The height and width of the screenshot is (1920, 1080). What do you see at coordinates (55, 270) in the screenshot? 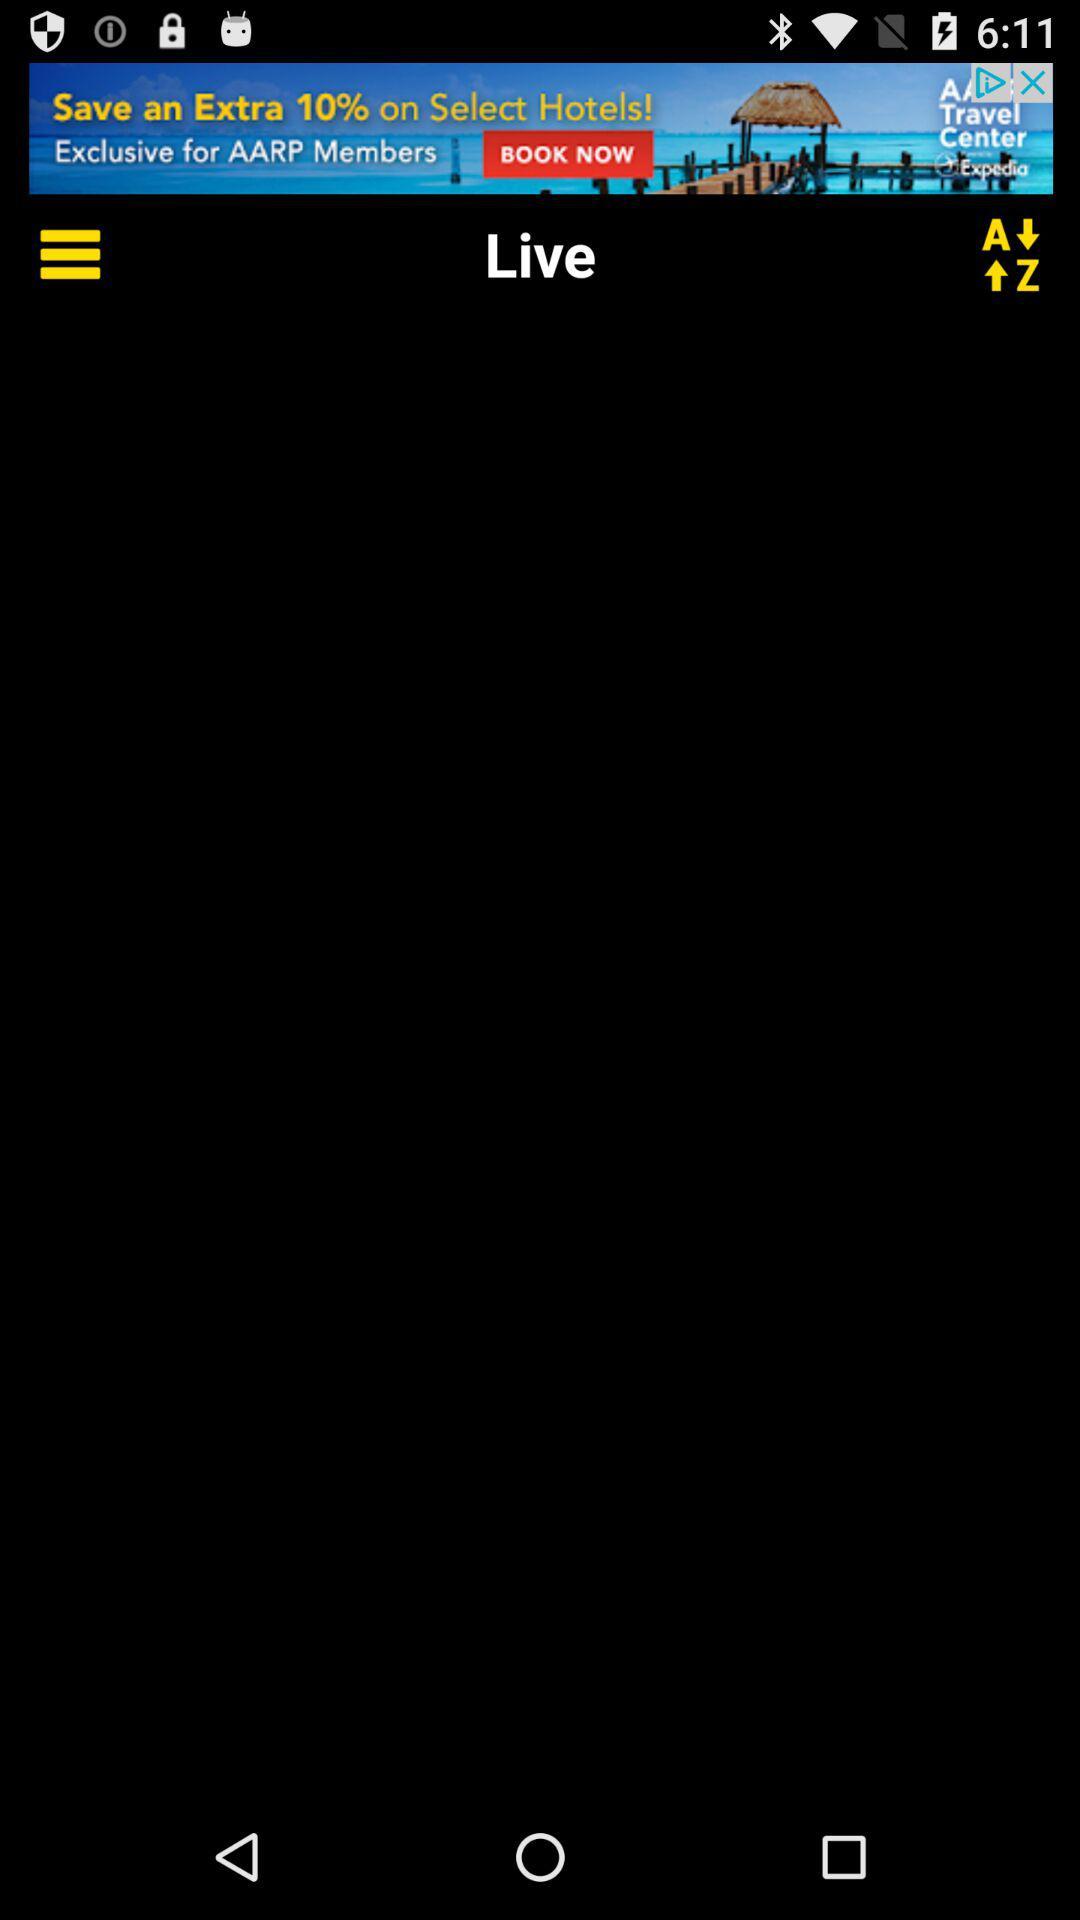
I see `the menu icon` at bounding box center [55, 270].